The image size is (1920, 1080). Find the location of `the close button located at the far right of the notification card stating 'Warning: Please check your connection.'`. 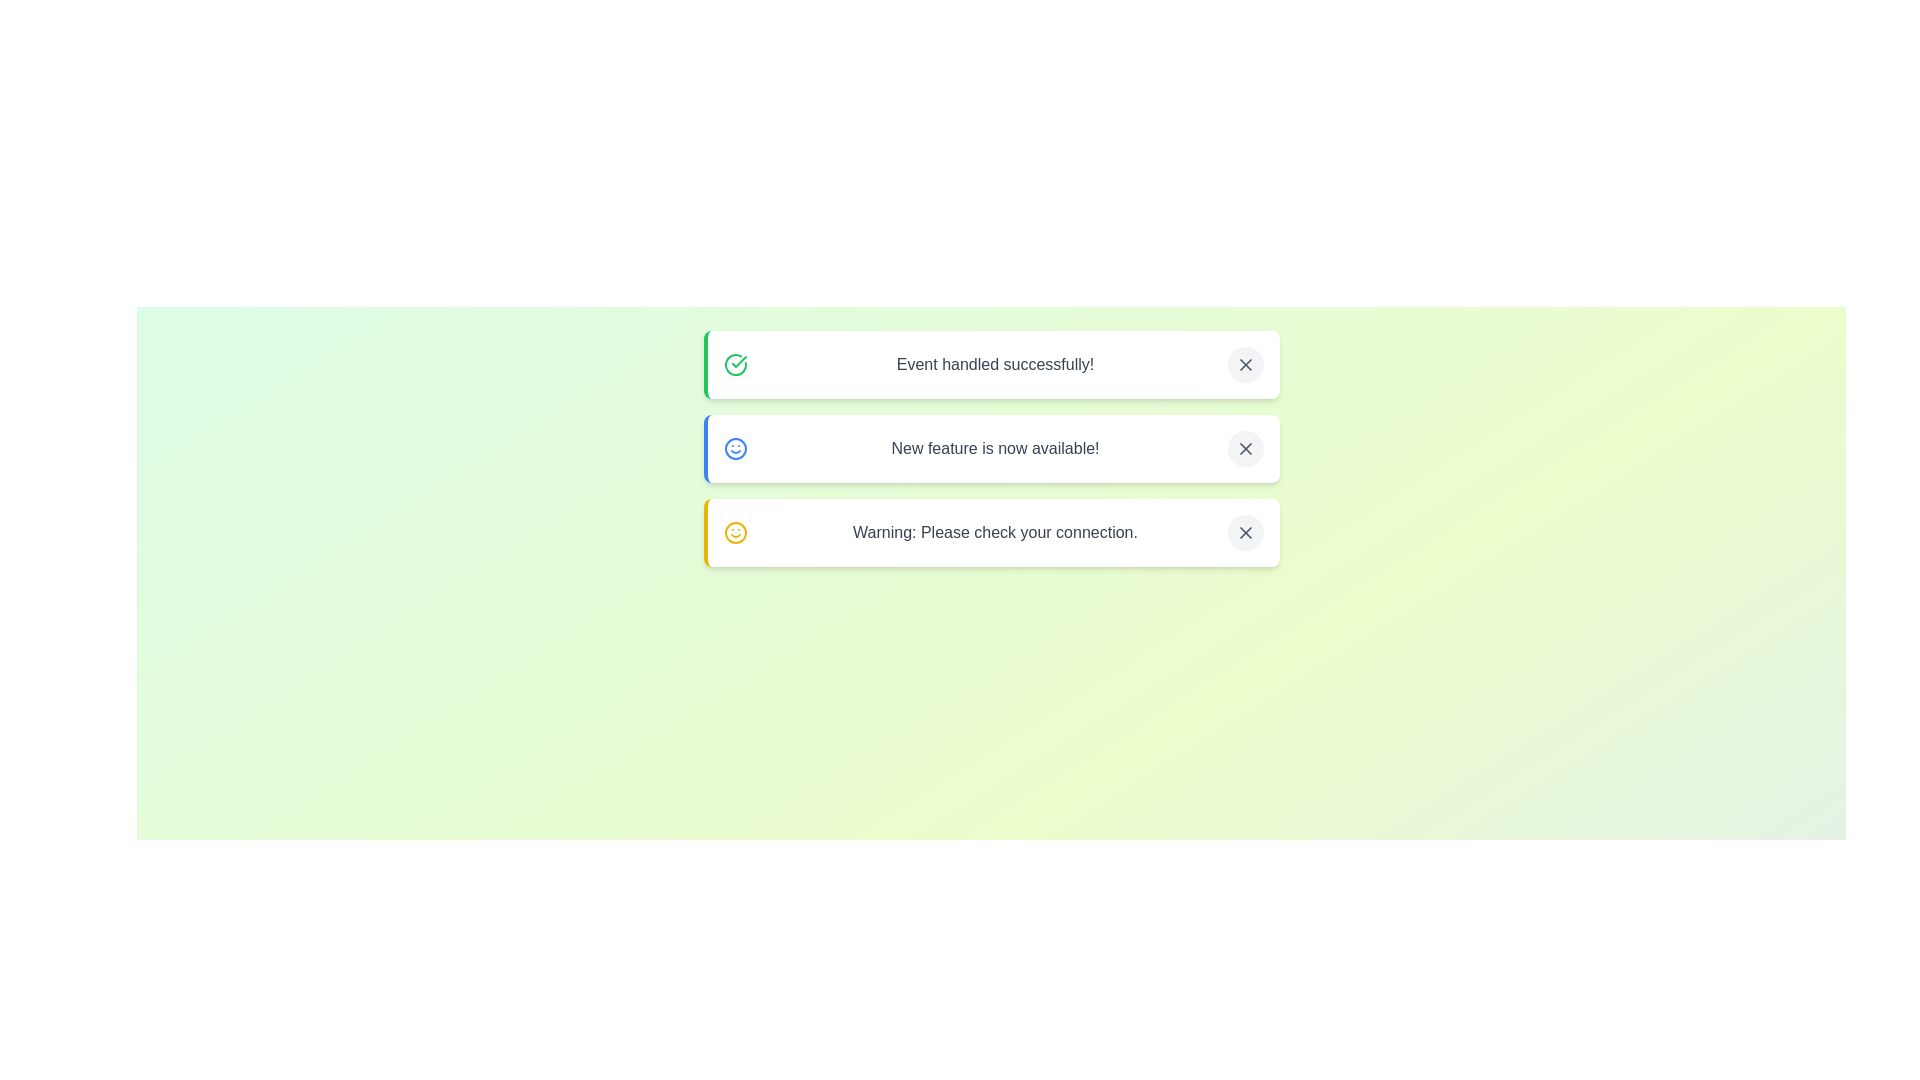

the close button located at the far right of the notification card stating 'Warning: Please check your connection.' is located at coordinates (1244, 531).